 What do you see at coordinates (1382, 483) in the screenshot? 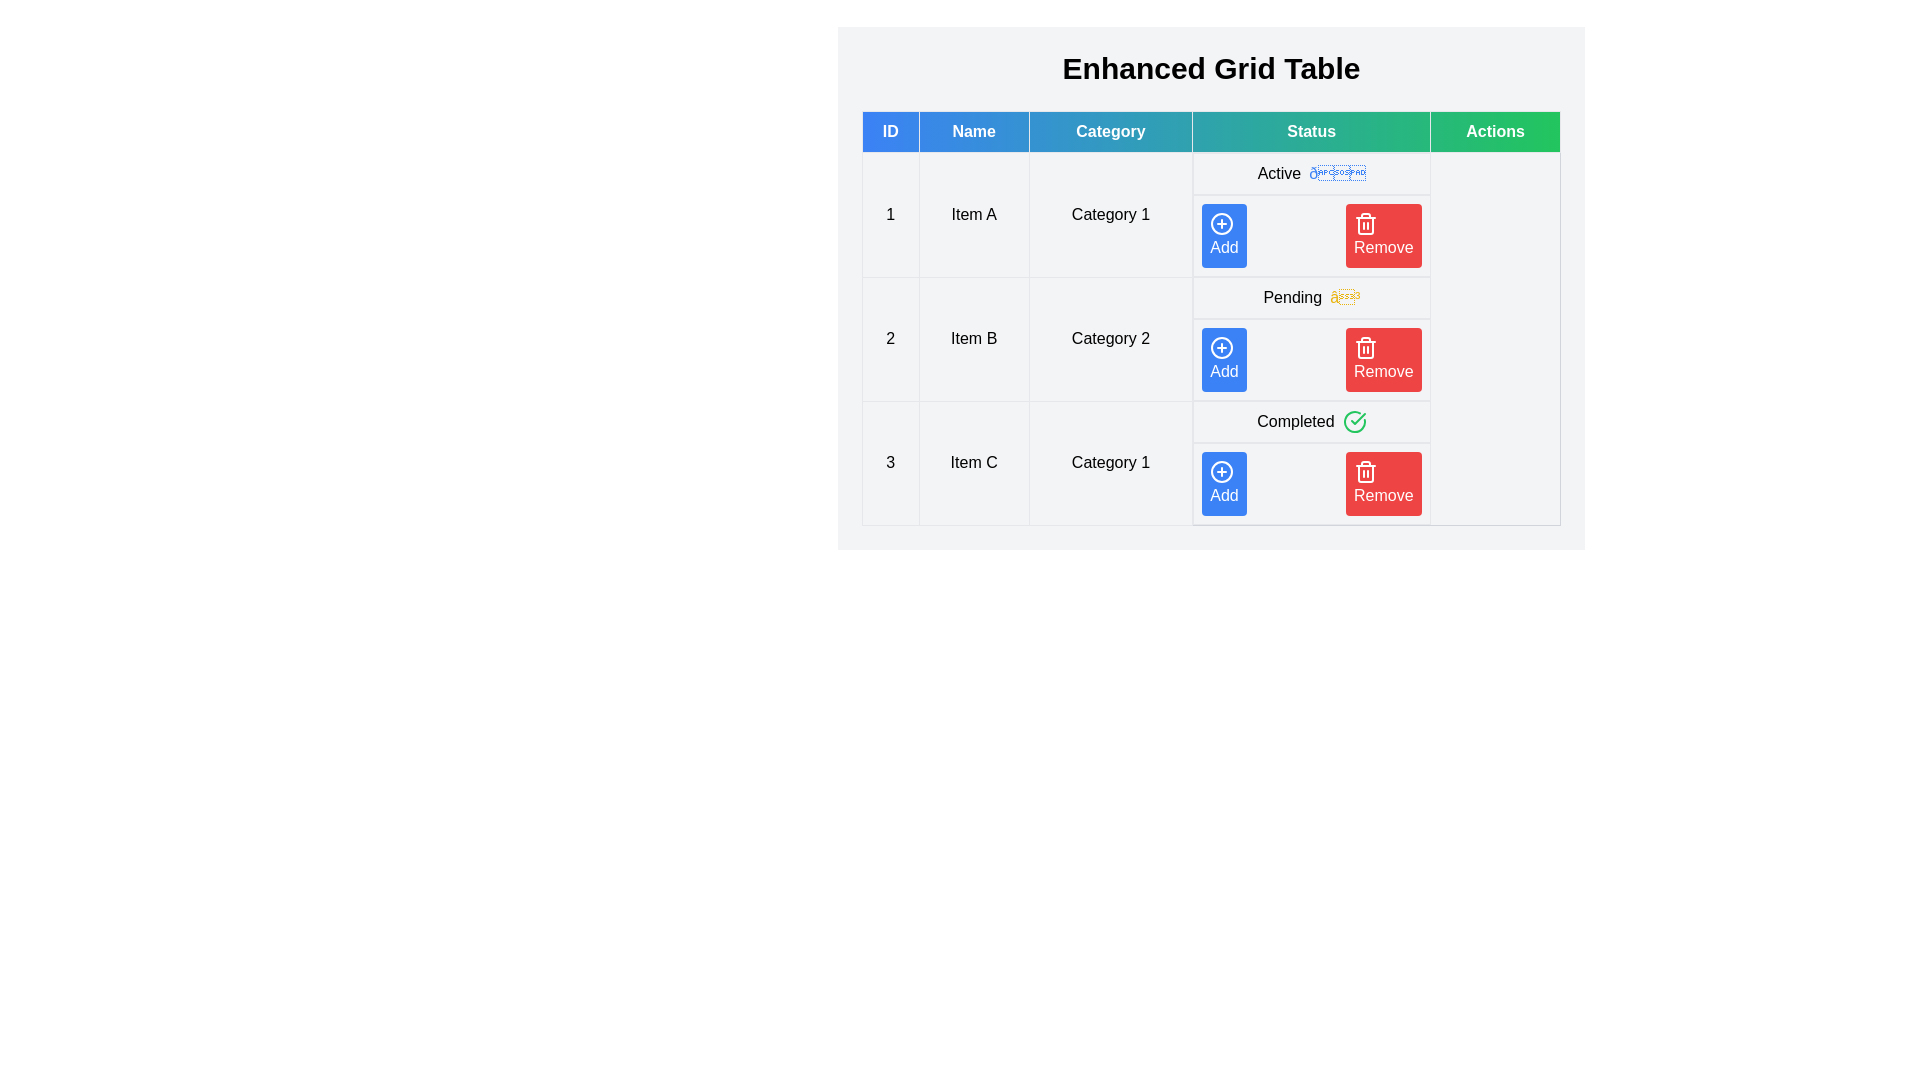
I see `the 'Remove' button for the row corresponding to 3` at bounding box center [1382, 483].